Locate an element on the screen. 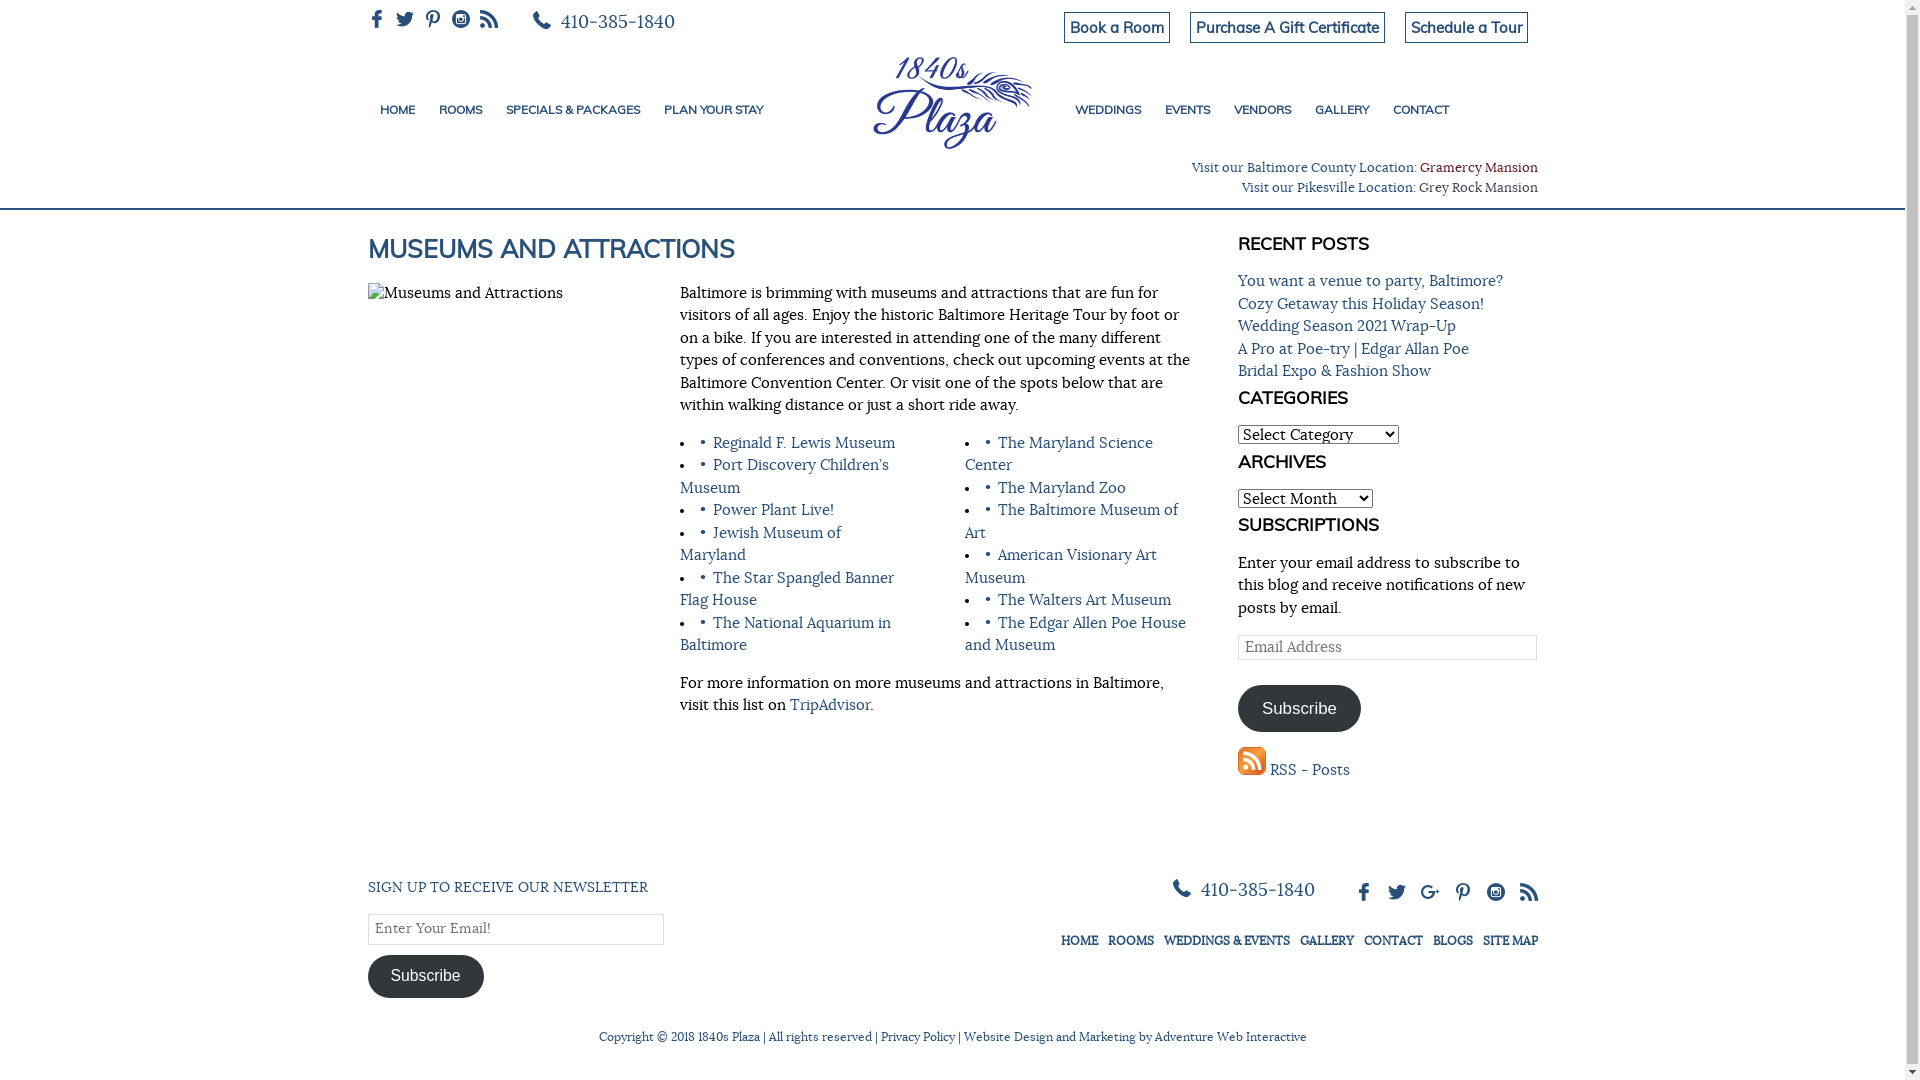  'SPECIALS & PACKAGES' is located at coordinates (571, 110).